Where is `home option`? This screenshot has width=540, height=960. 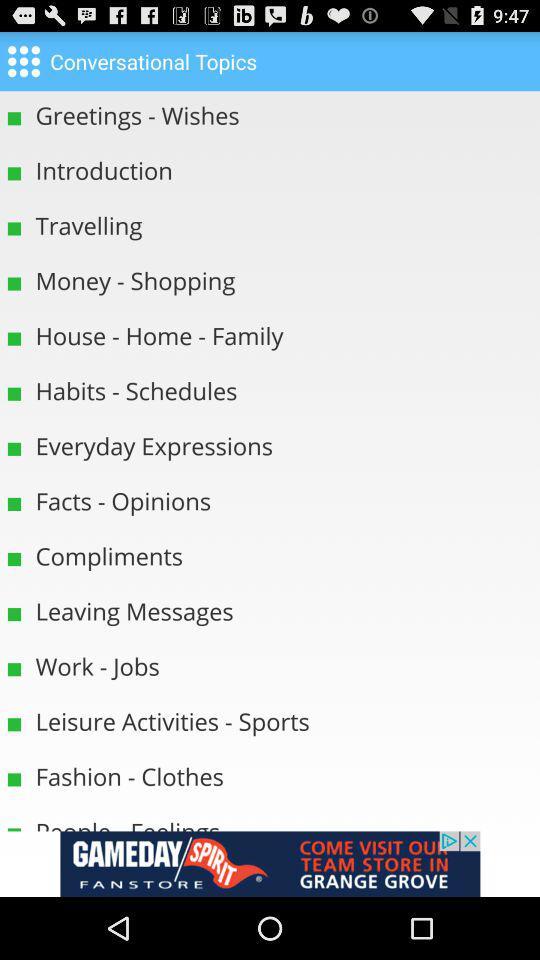
home option is located at coordinates (22, 59).